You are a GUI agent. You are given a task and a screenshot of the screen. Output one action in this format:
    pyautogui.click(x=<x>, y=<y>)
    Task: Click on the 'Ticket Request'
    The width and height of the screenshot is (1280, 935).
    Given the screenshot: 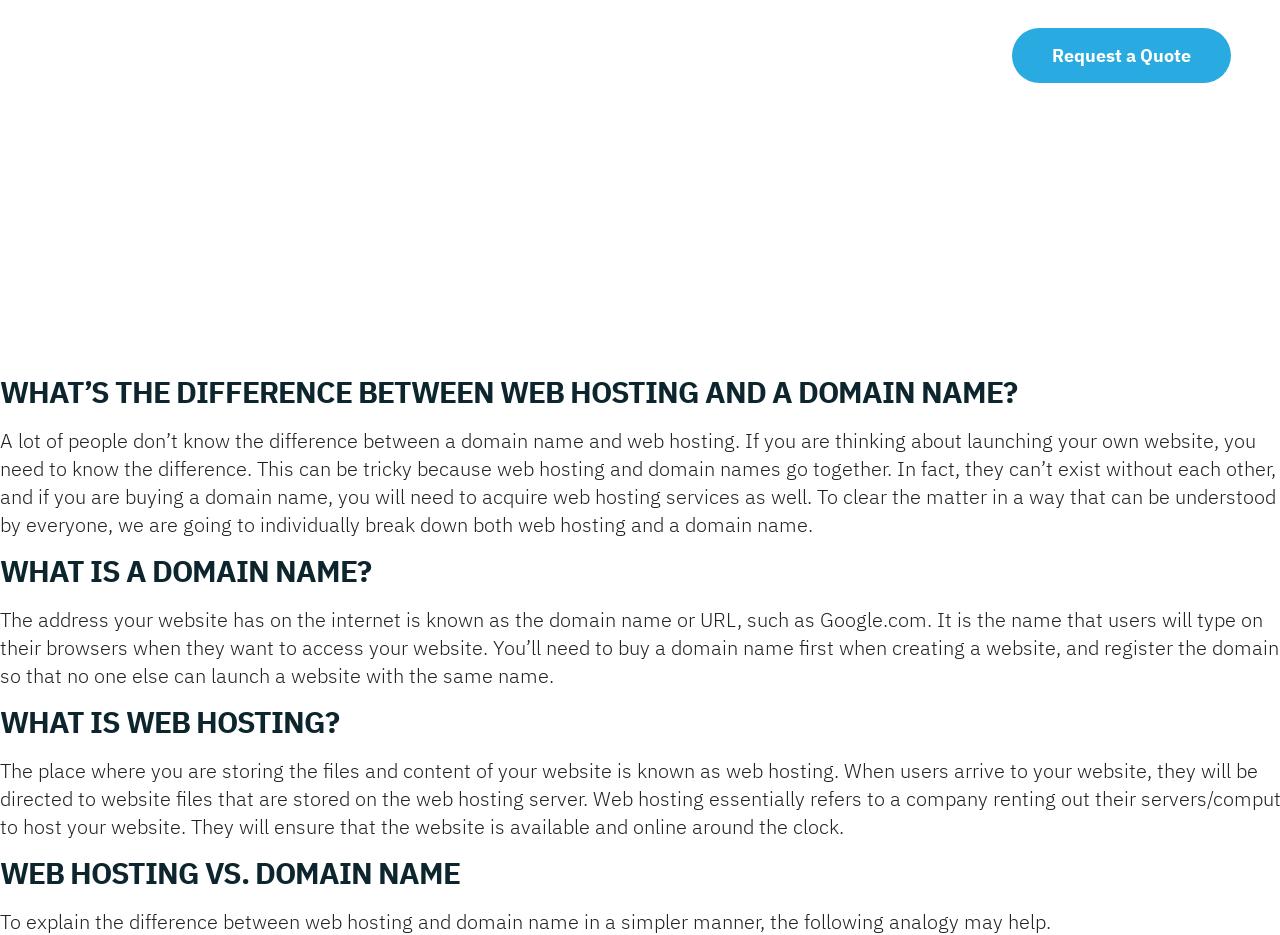 What is the action you would take?
    pyautogui.click(x=820, y=47)
    